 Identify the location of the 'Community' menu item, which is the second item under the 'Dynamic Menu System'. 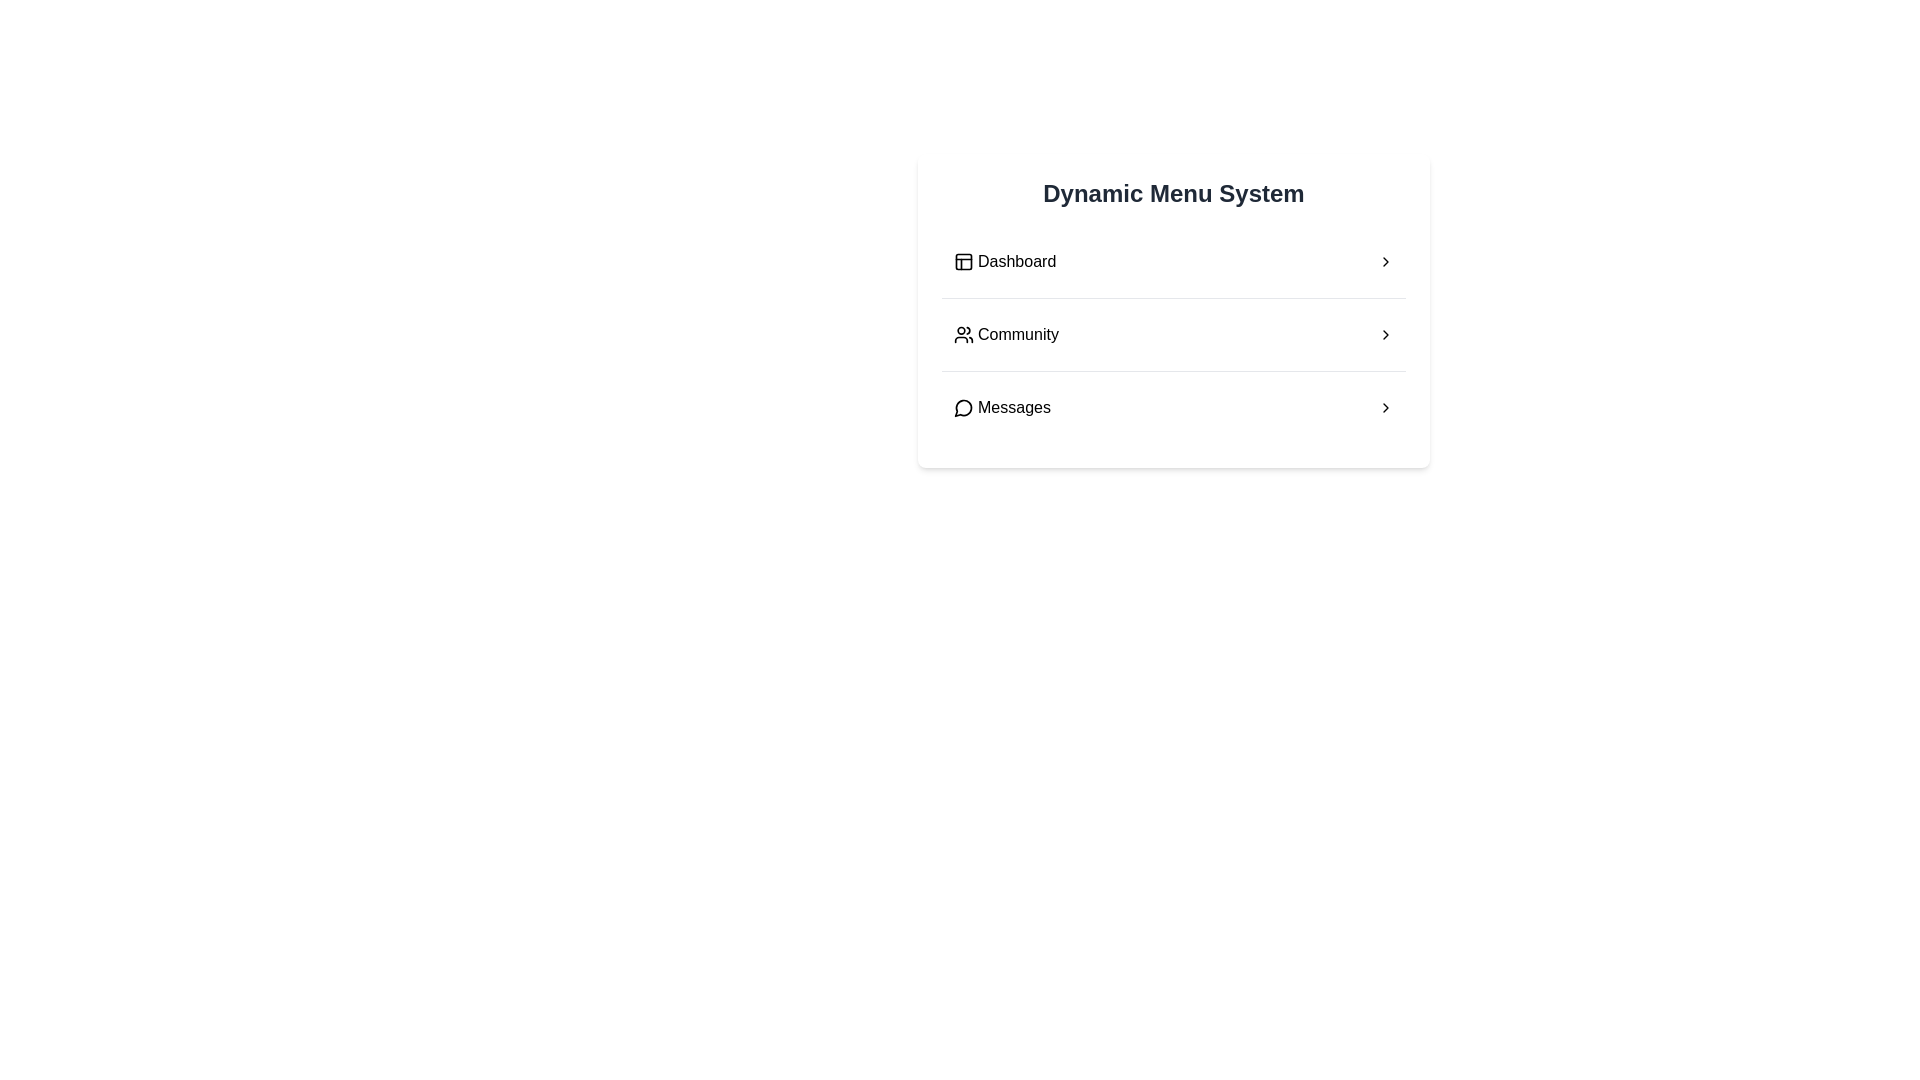
(1174, 333).